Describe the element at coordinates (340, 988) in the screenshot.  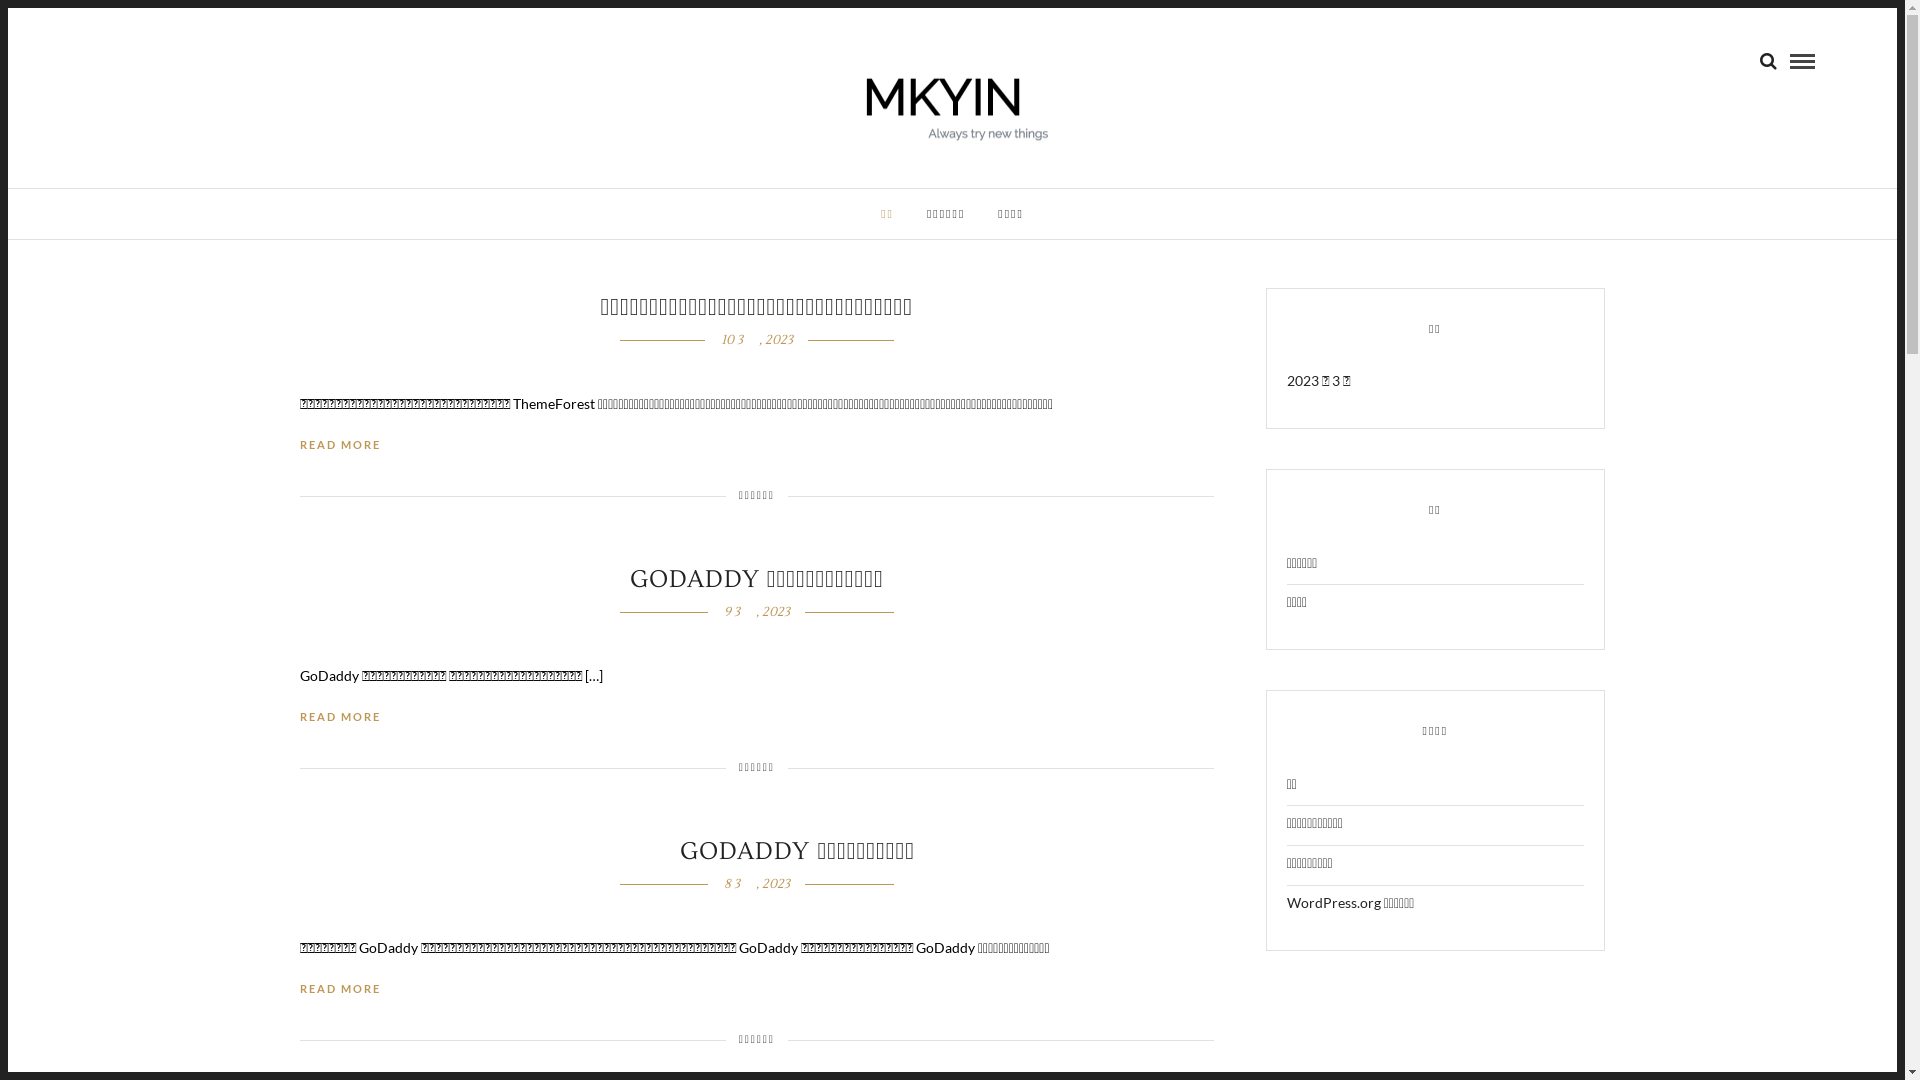
I see `'READ MORE'` at that location.